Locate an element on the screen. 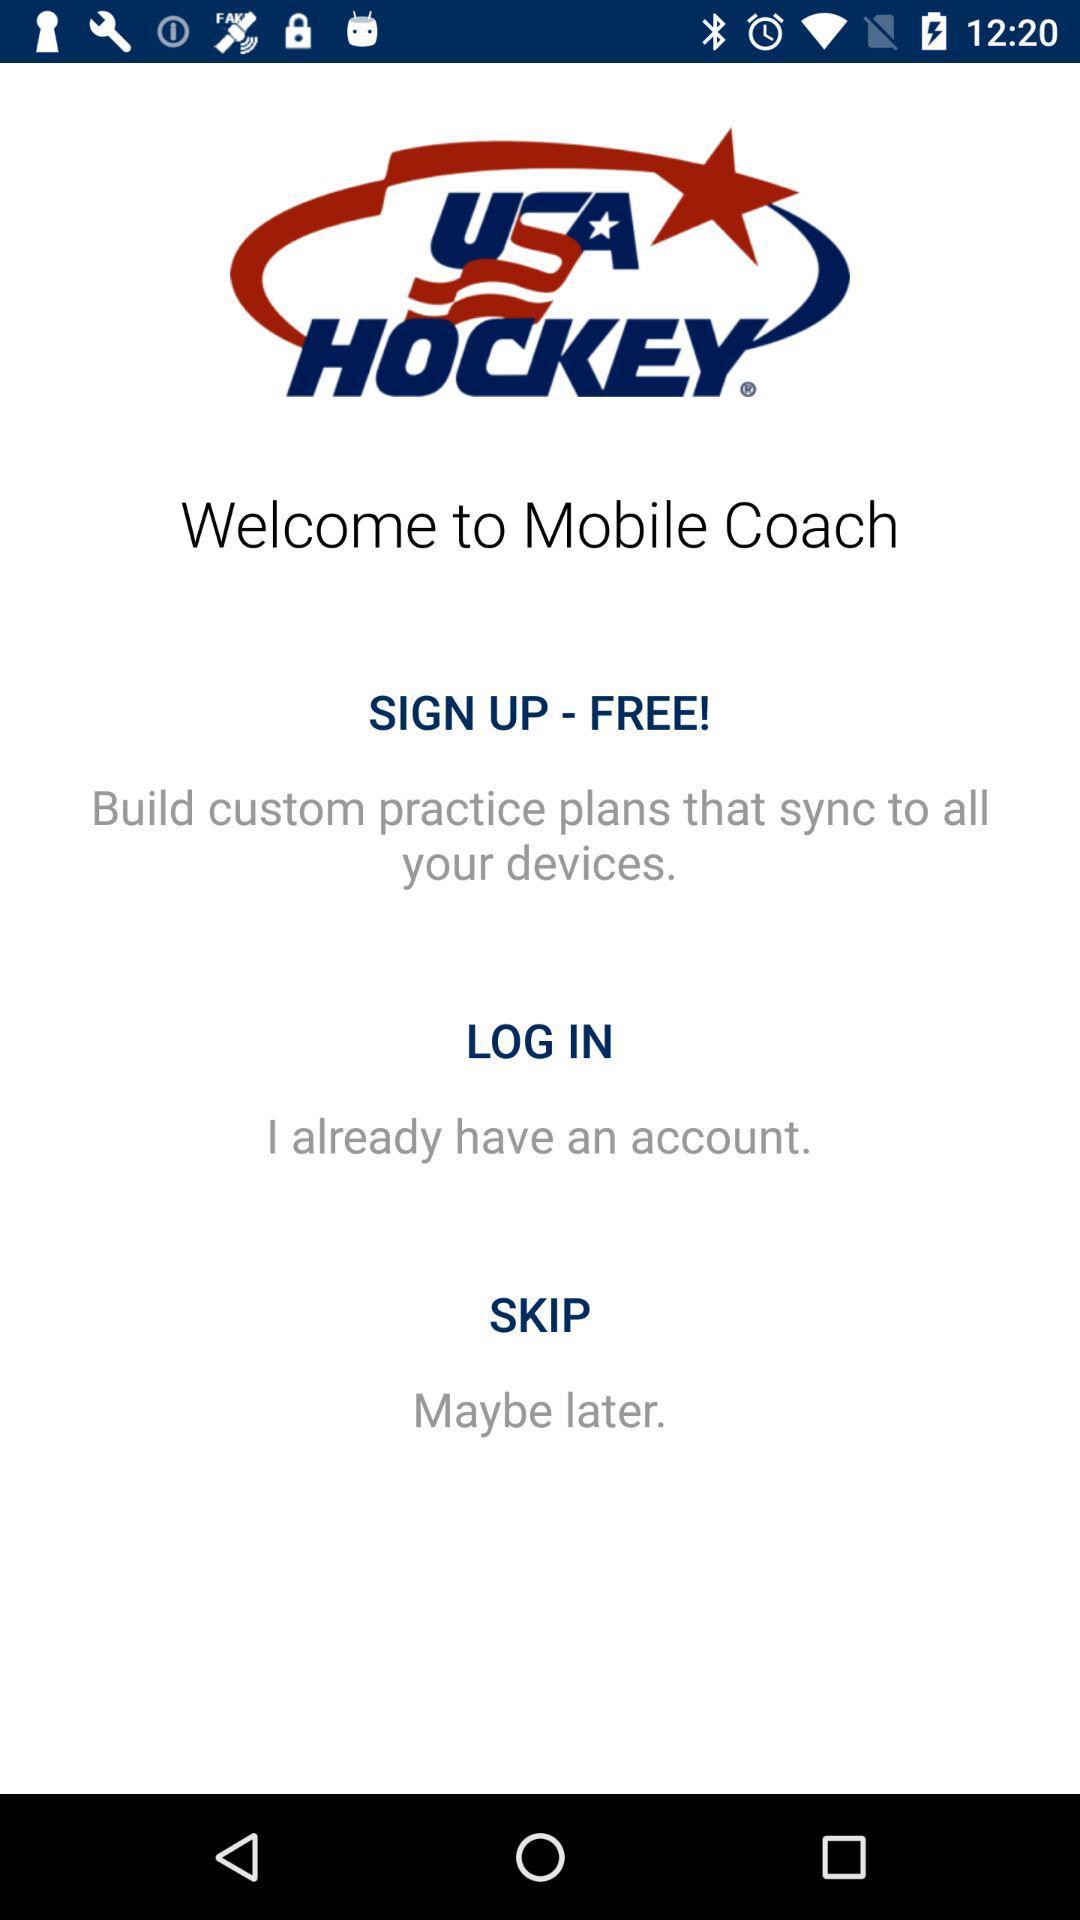 This screenshot has height=1920, width=1080. skip item is located at coordinates (540, 1314).